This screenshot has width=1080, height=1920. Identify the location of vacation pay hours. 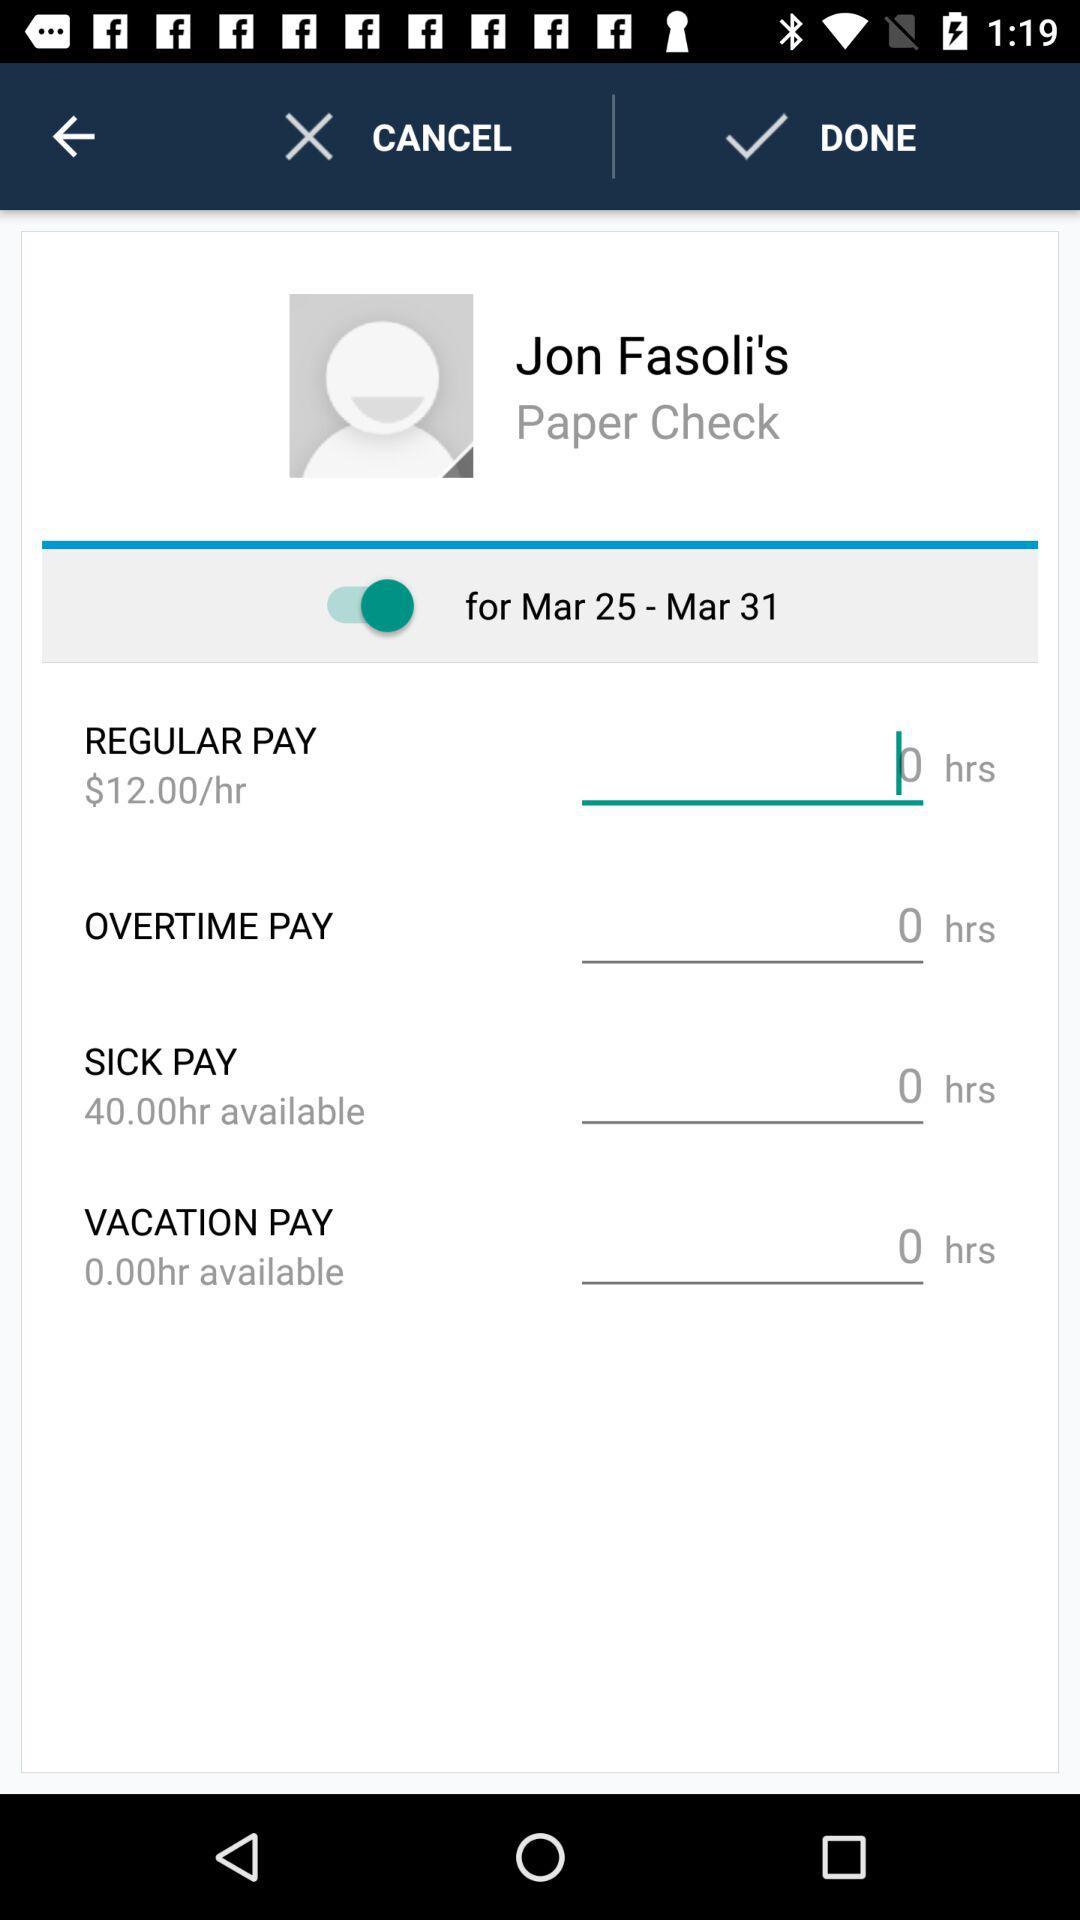
(752, 1244).